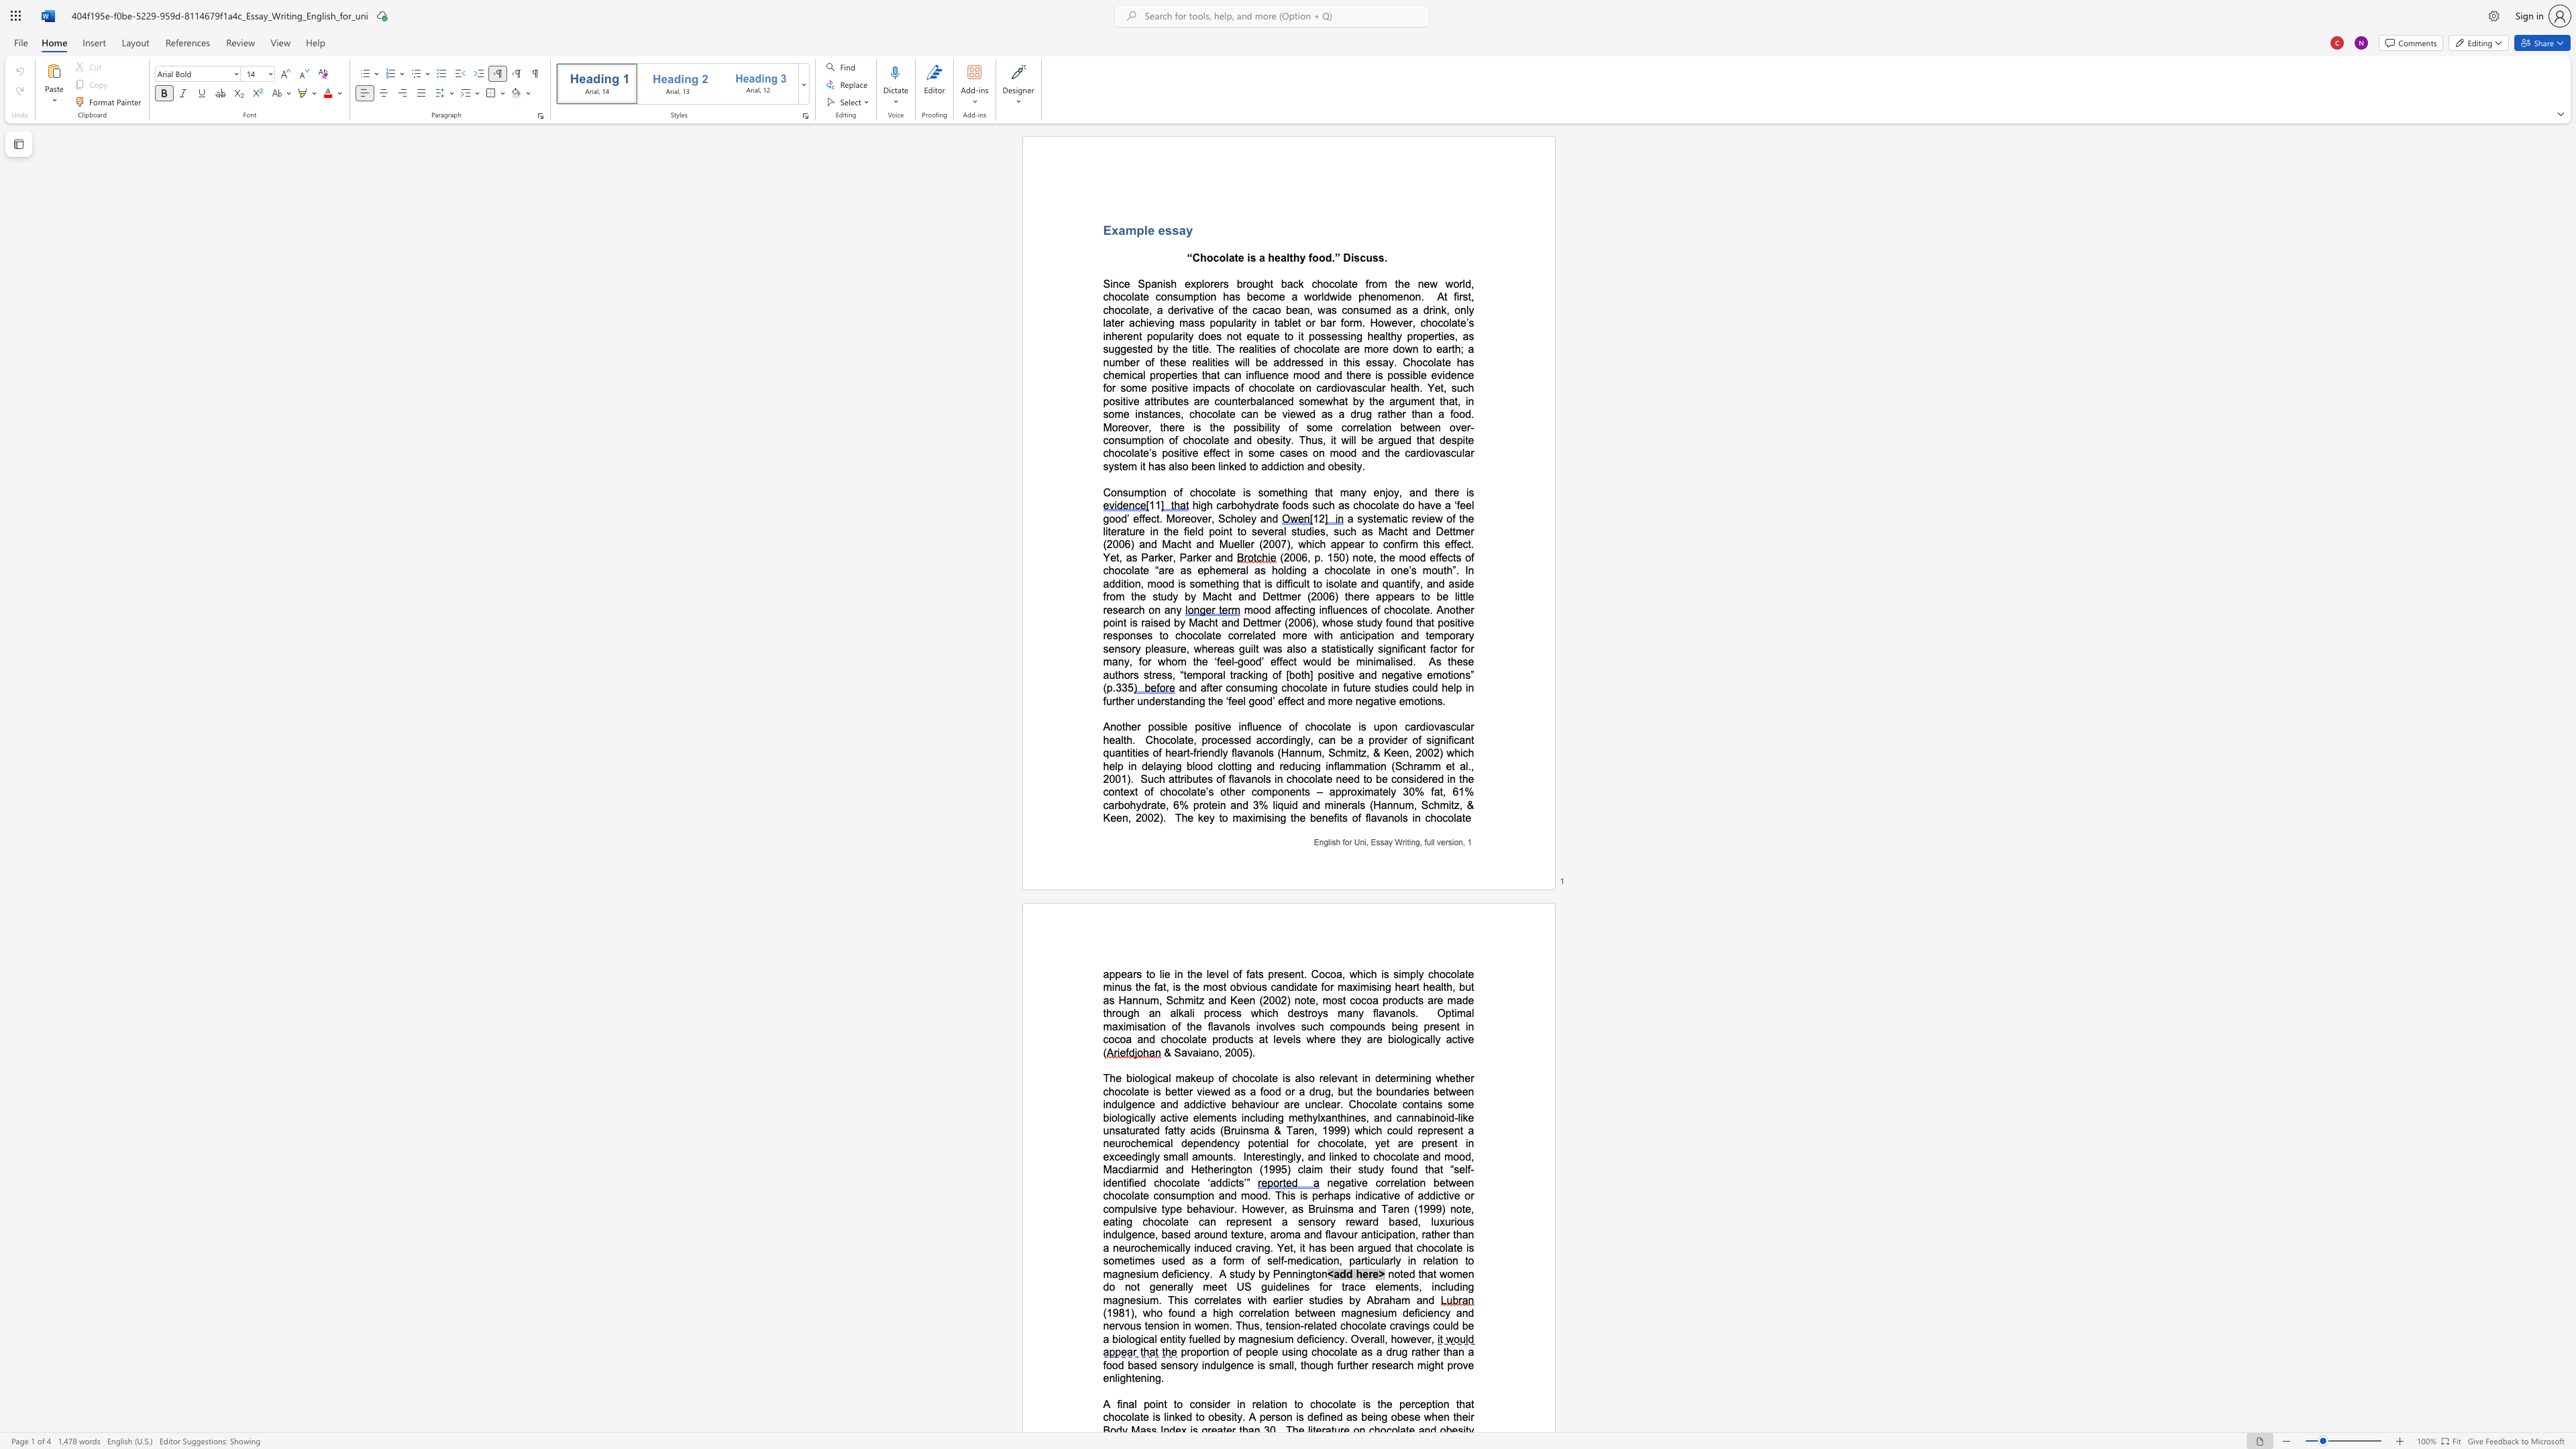  What do you see at coordinates (1312, 1194) in the screenshot?
I see `the subset text "perhaps i" within the text "perhaps indicative"` at bounding box center [1312, 1194].